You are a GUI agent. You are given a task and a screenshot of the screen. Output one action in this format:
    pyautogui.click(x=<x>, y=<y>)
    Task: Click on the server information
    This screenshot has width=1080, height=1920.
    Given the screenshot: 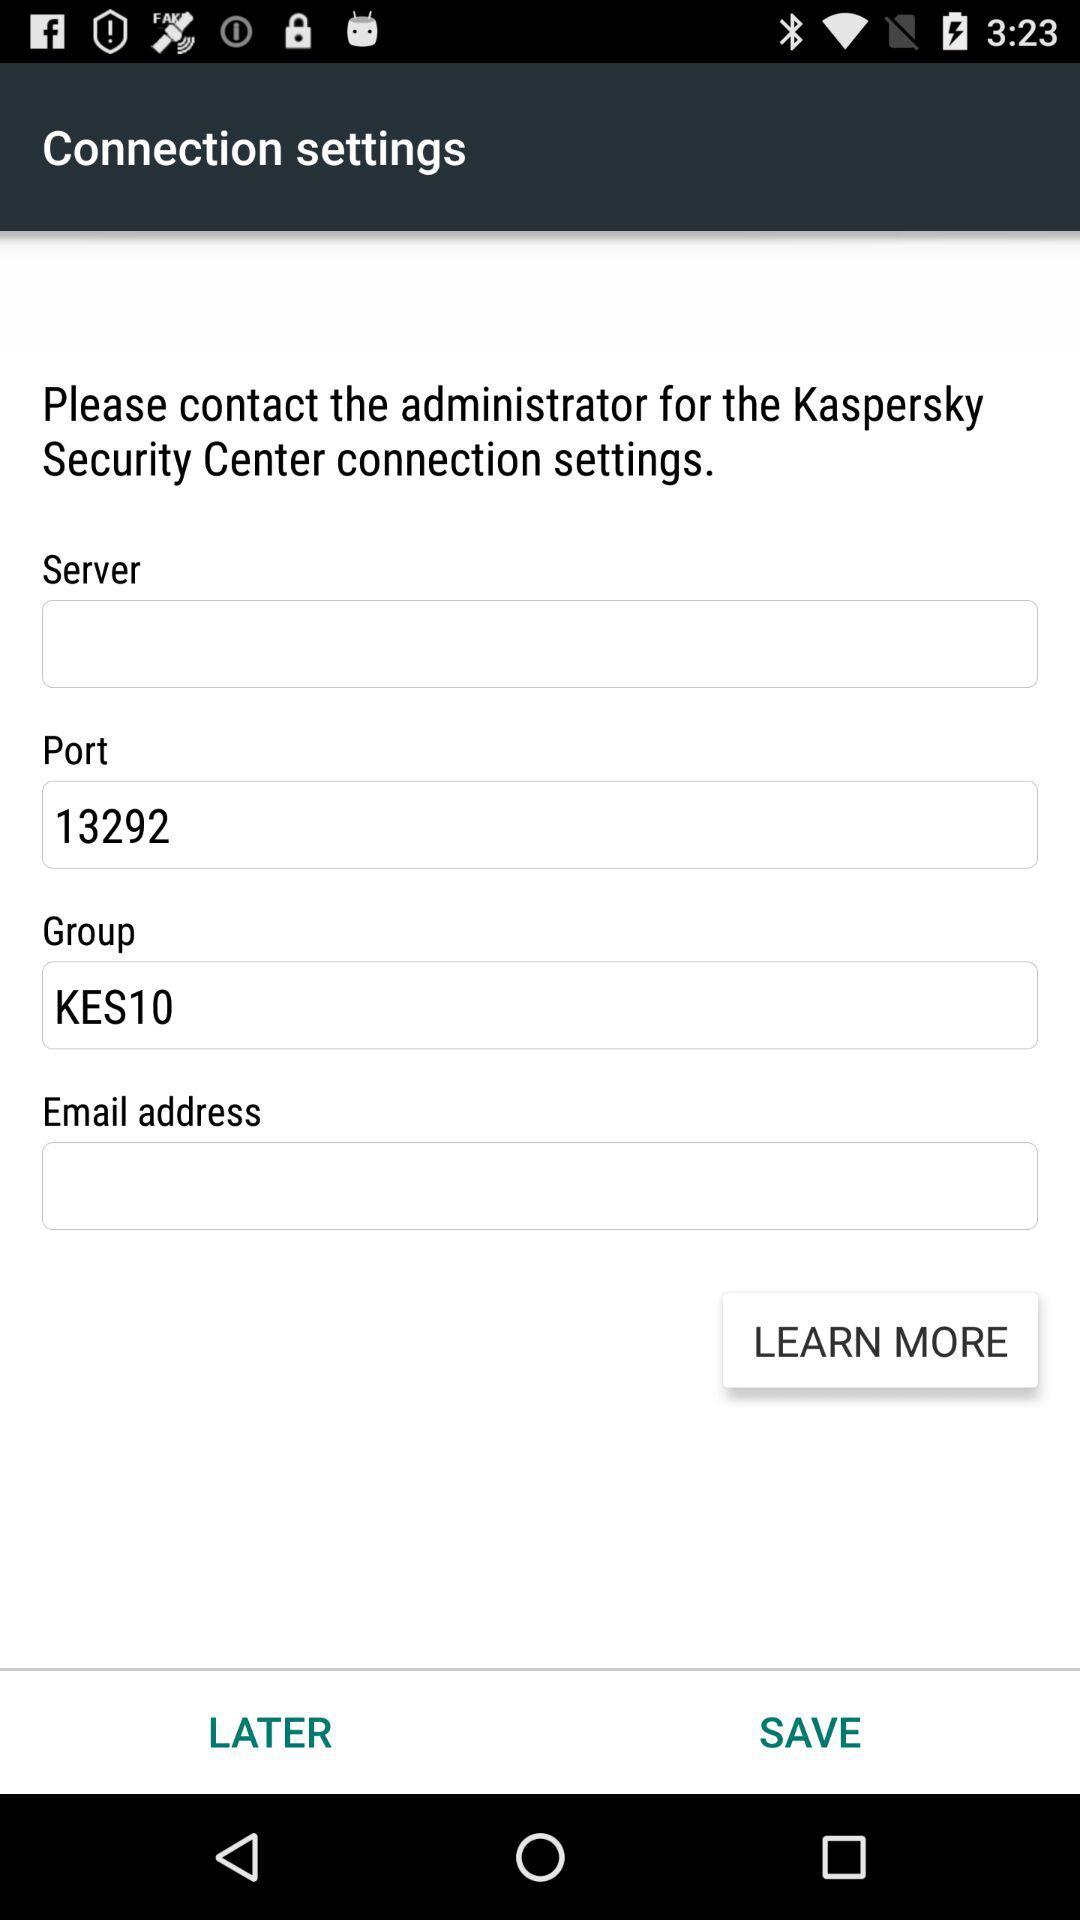 What is the action you would take?
    pyautogui.click(x=540, y=643)
    